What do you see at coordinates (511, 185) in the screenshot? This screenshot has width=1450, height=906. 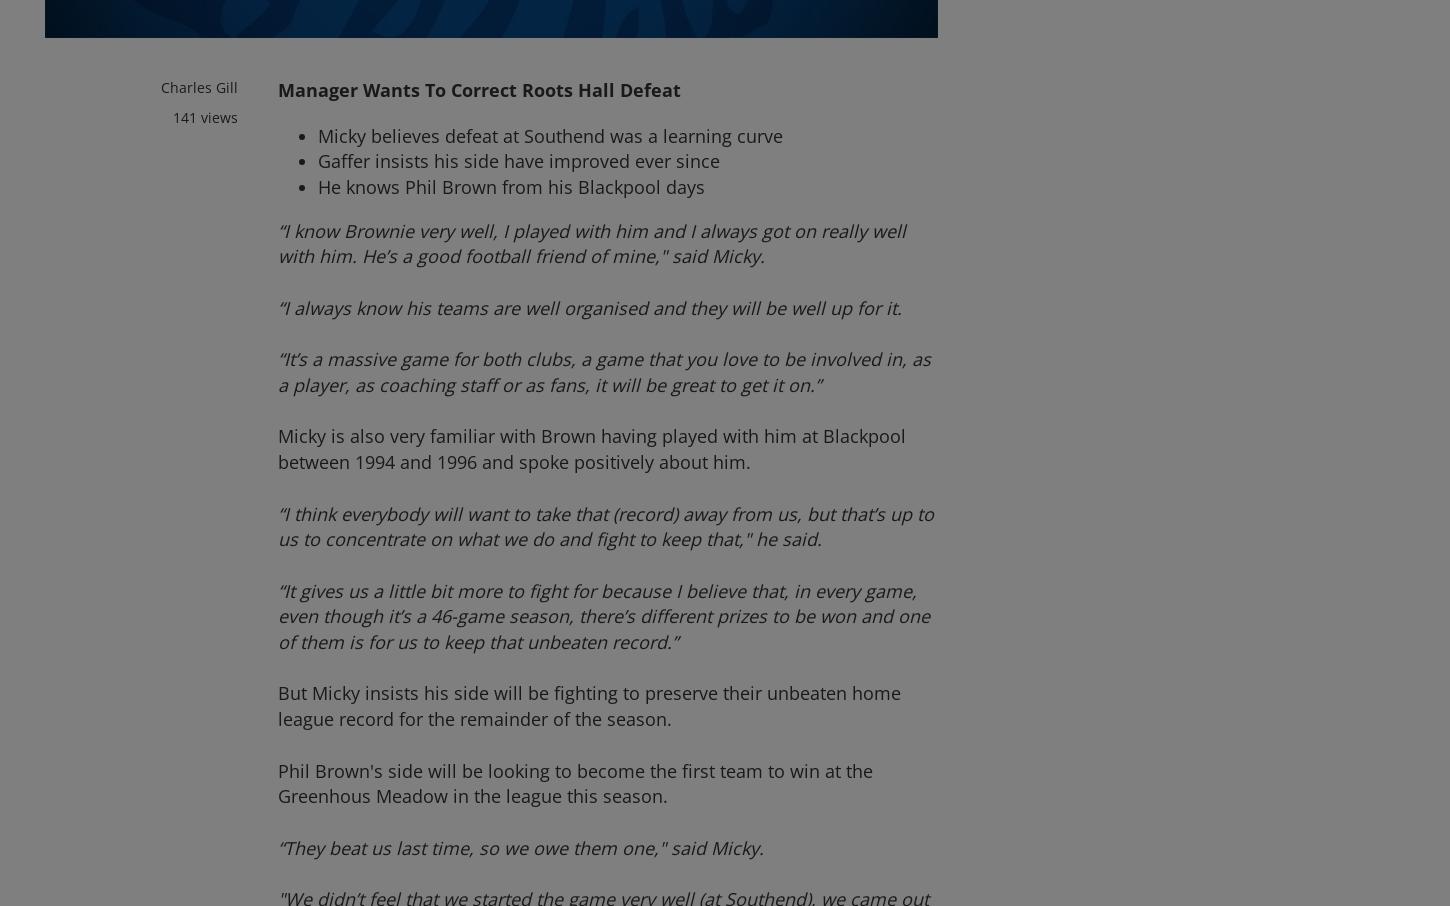 I see `'He knows Phil Brown from his Blackpool days'` at bounding box center [511, 185].